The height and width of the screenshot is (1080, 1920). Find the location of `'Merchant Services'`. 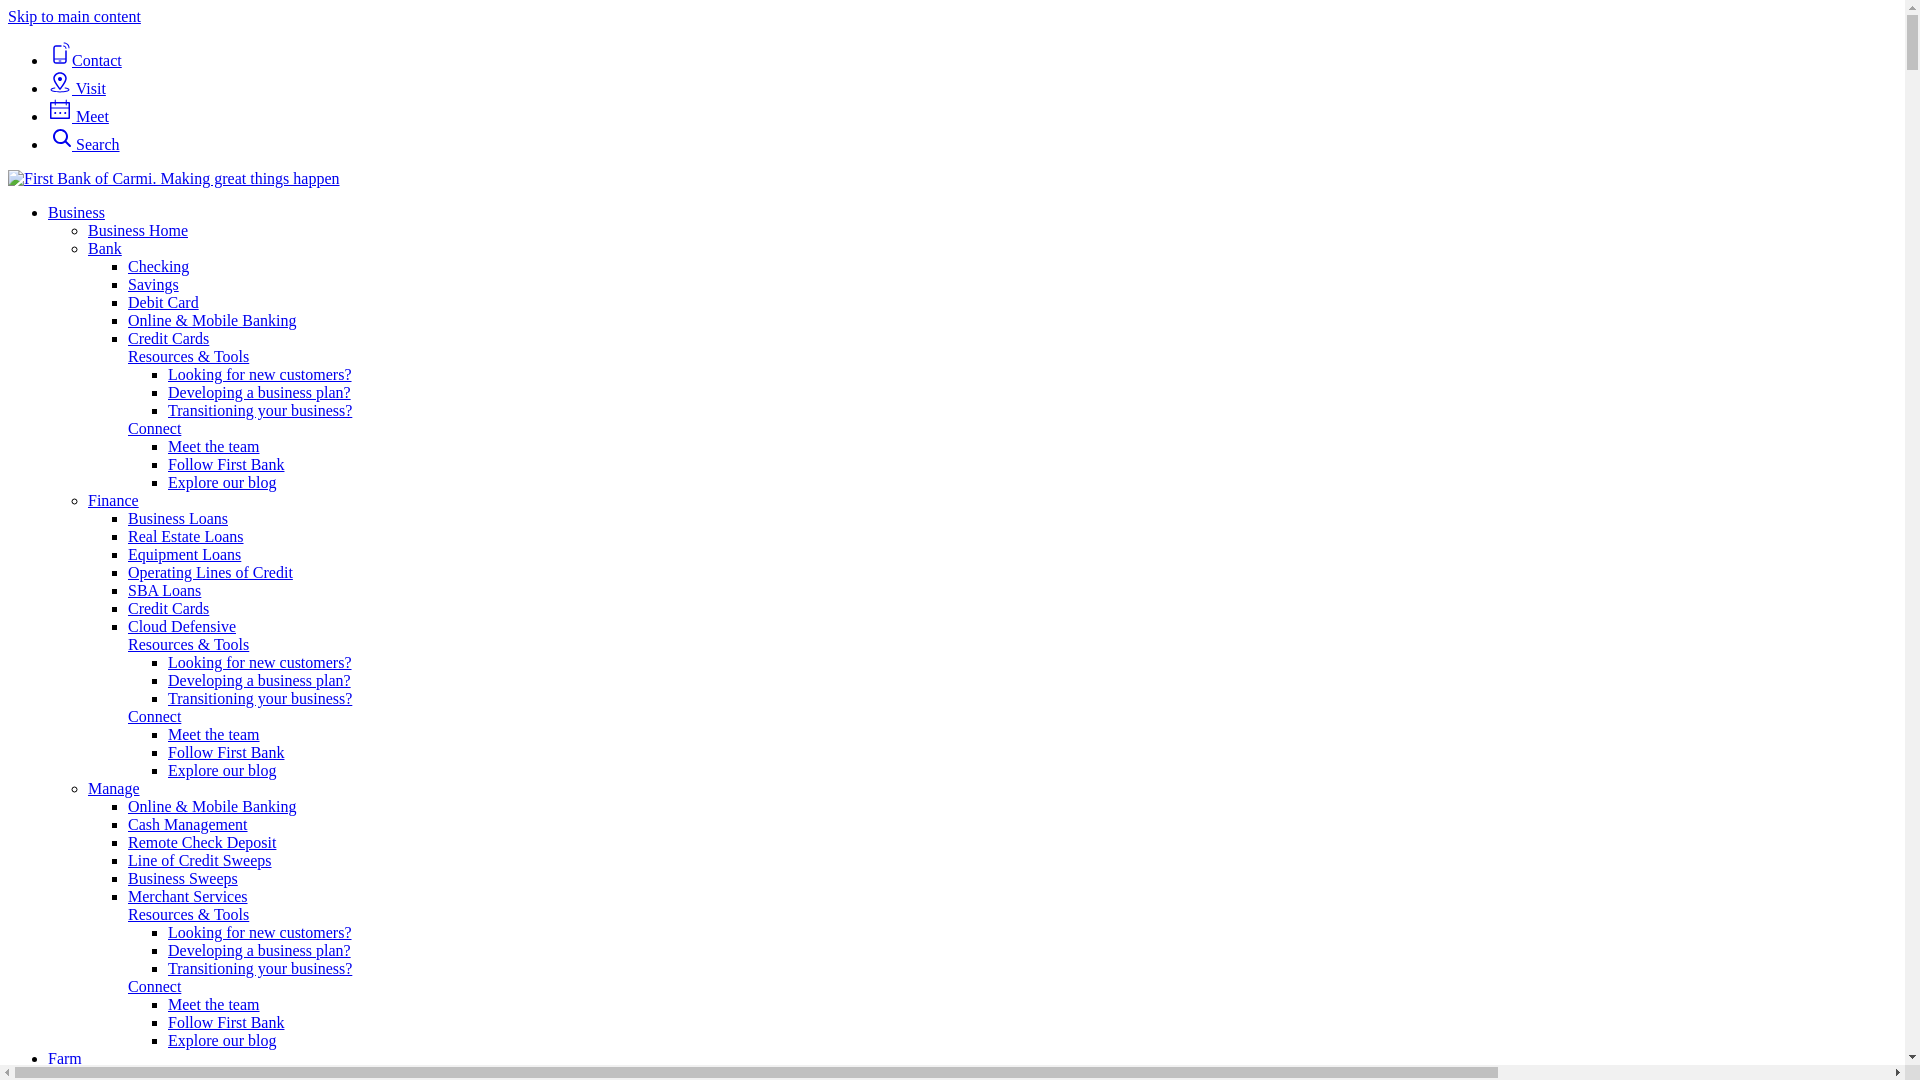

'Merchant Services' is located at coordinates (187, 895).